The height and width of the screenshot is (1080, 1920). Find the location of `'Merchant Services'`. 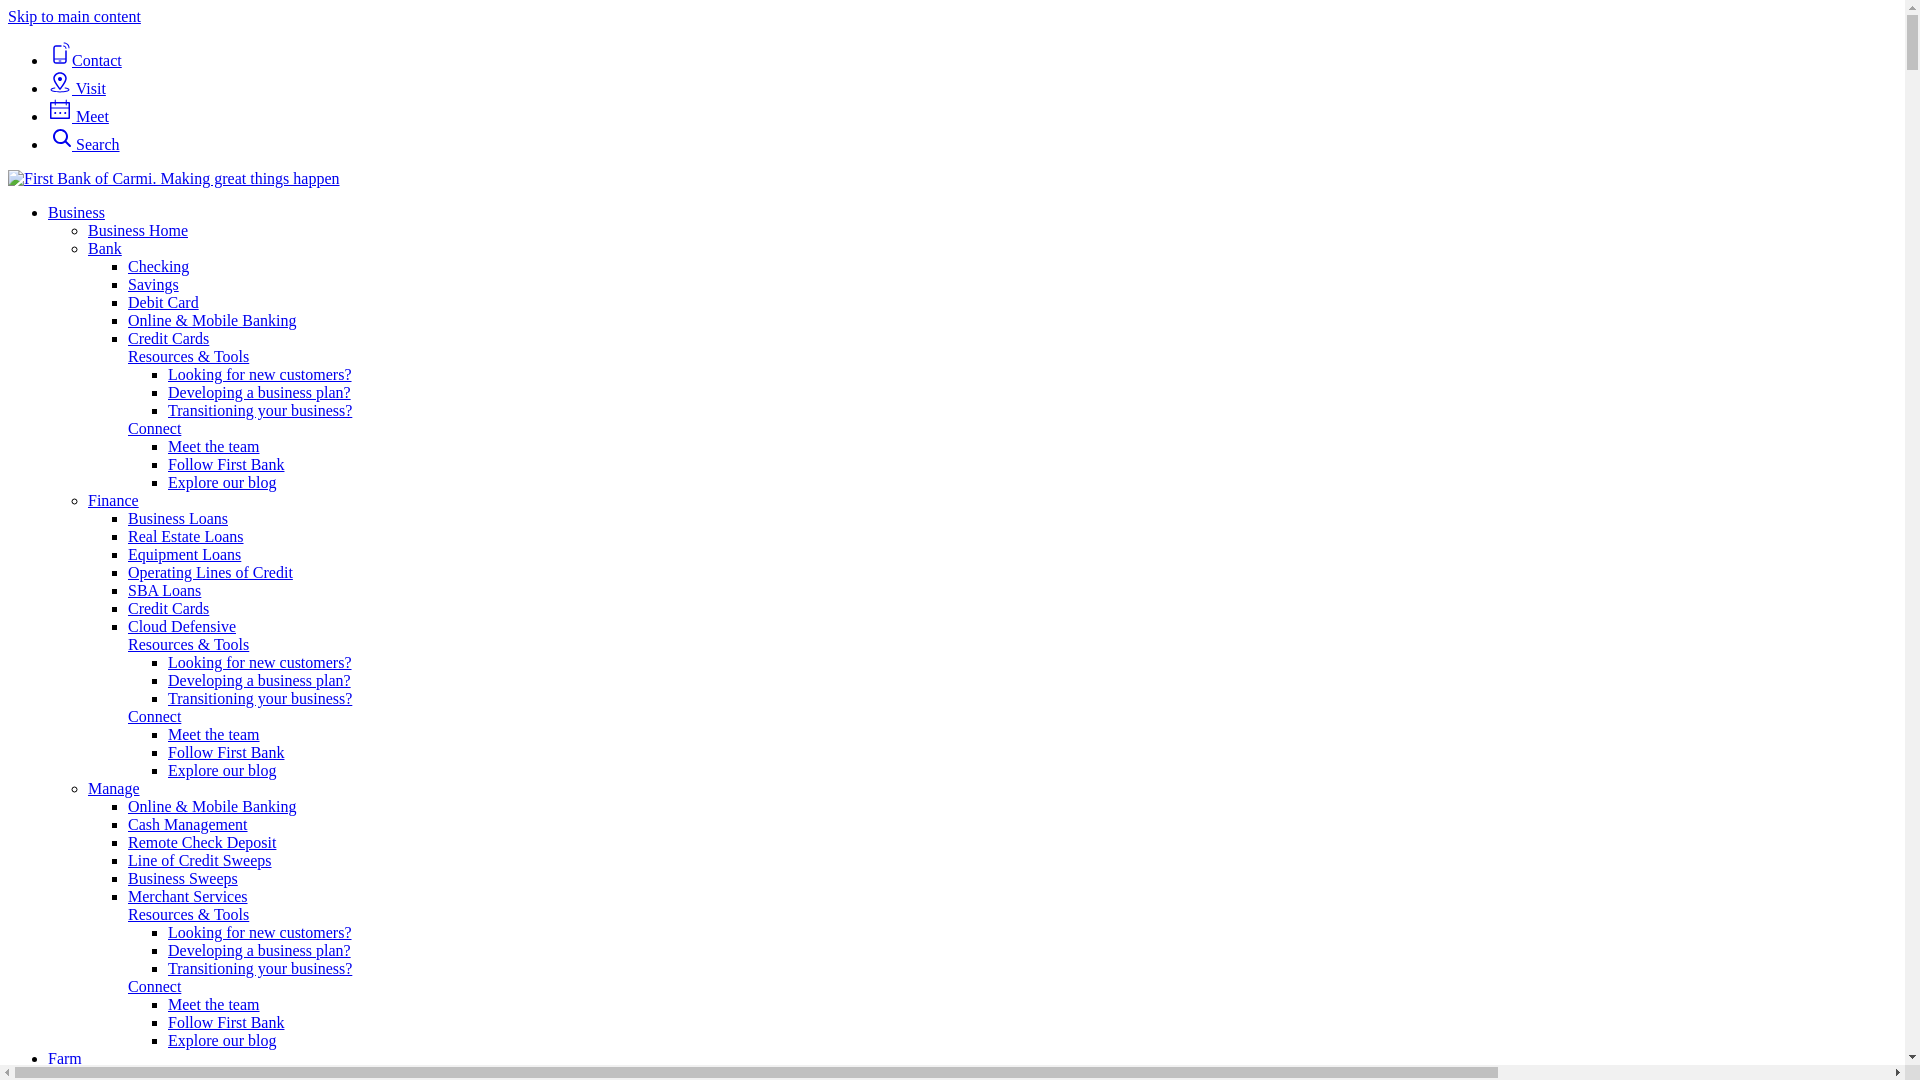

'Merchant Services' is located at coordinates (187, 895).